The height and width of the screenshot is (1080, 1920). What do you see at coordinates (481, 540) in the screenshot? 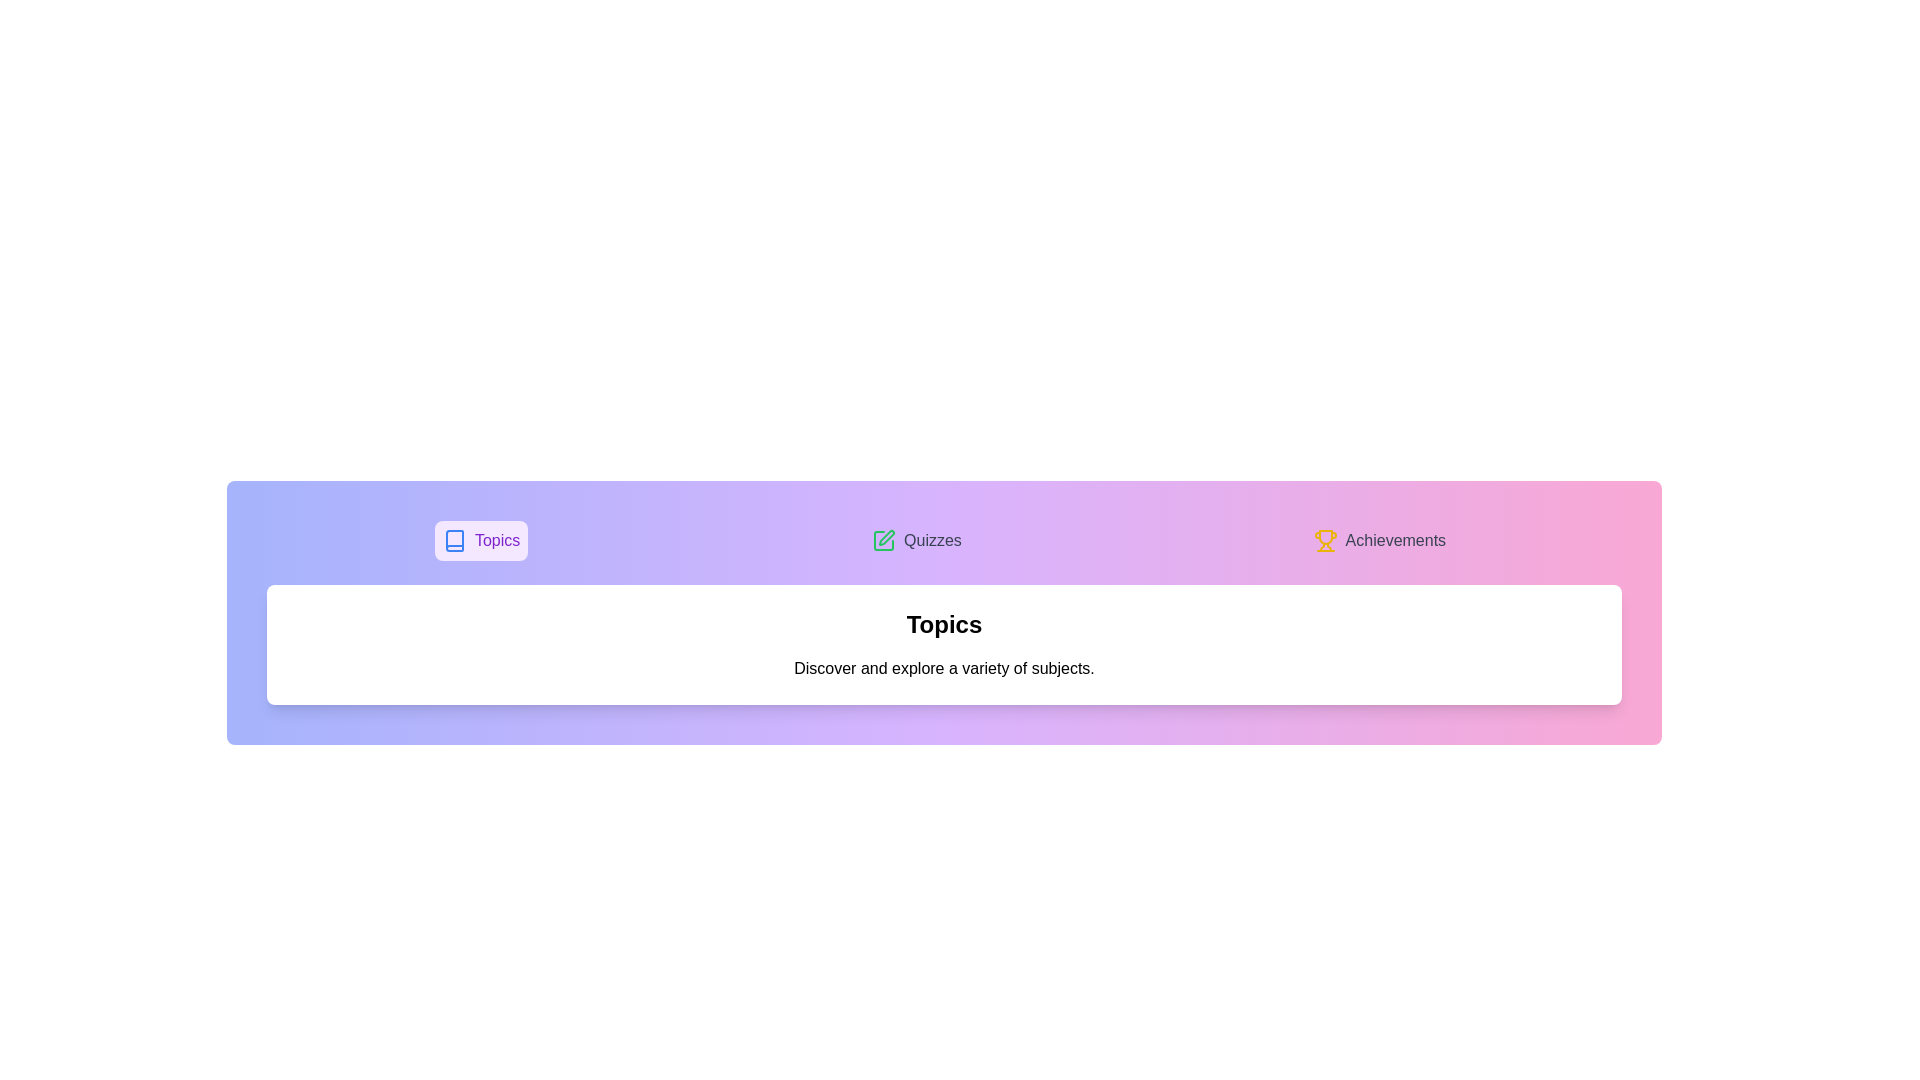
I see `the Topics tab to switch the active content view` at bounding box center [481, 540].